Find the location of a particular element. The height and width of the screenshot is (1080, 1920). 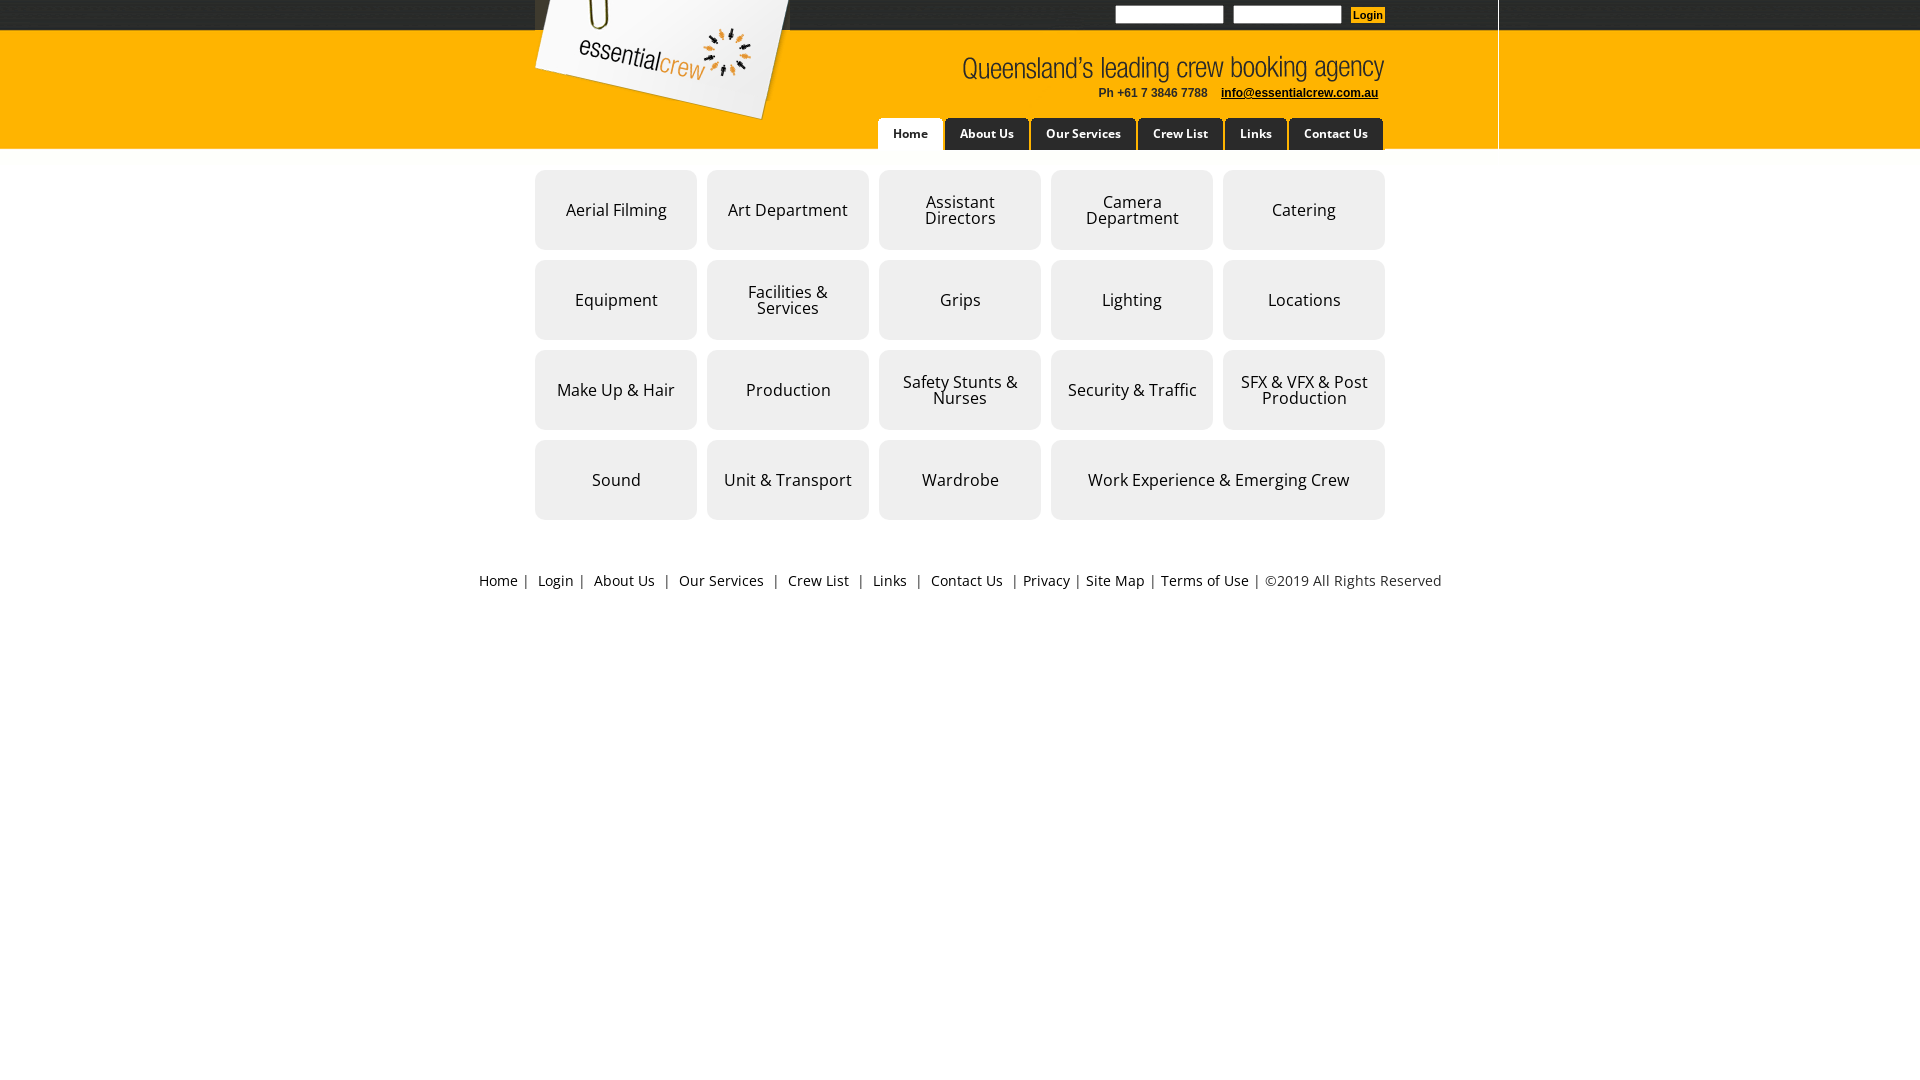

'Terms of Use' is located at coordinates (1203, 580).